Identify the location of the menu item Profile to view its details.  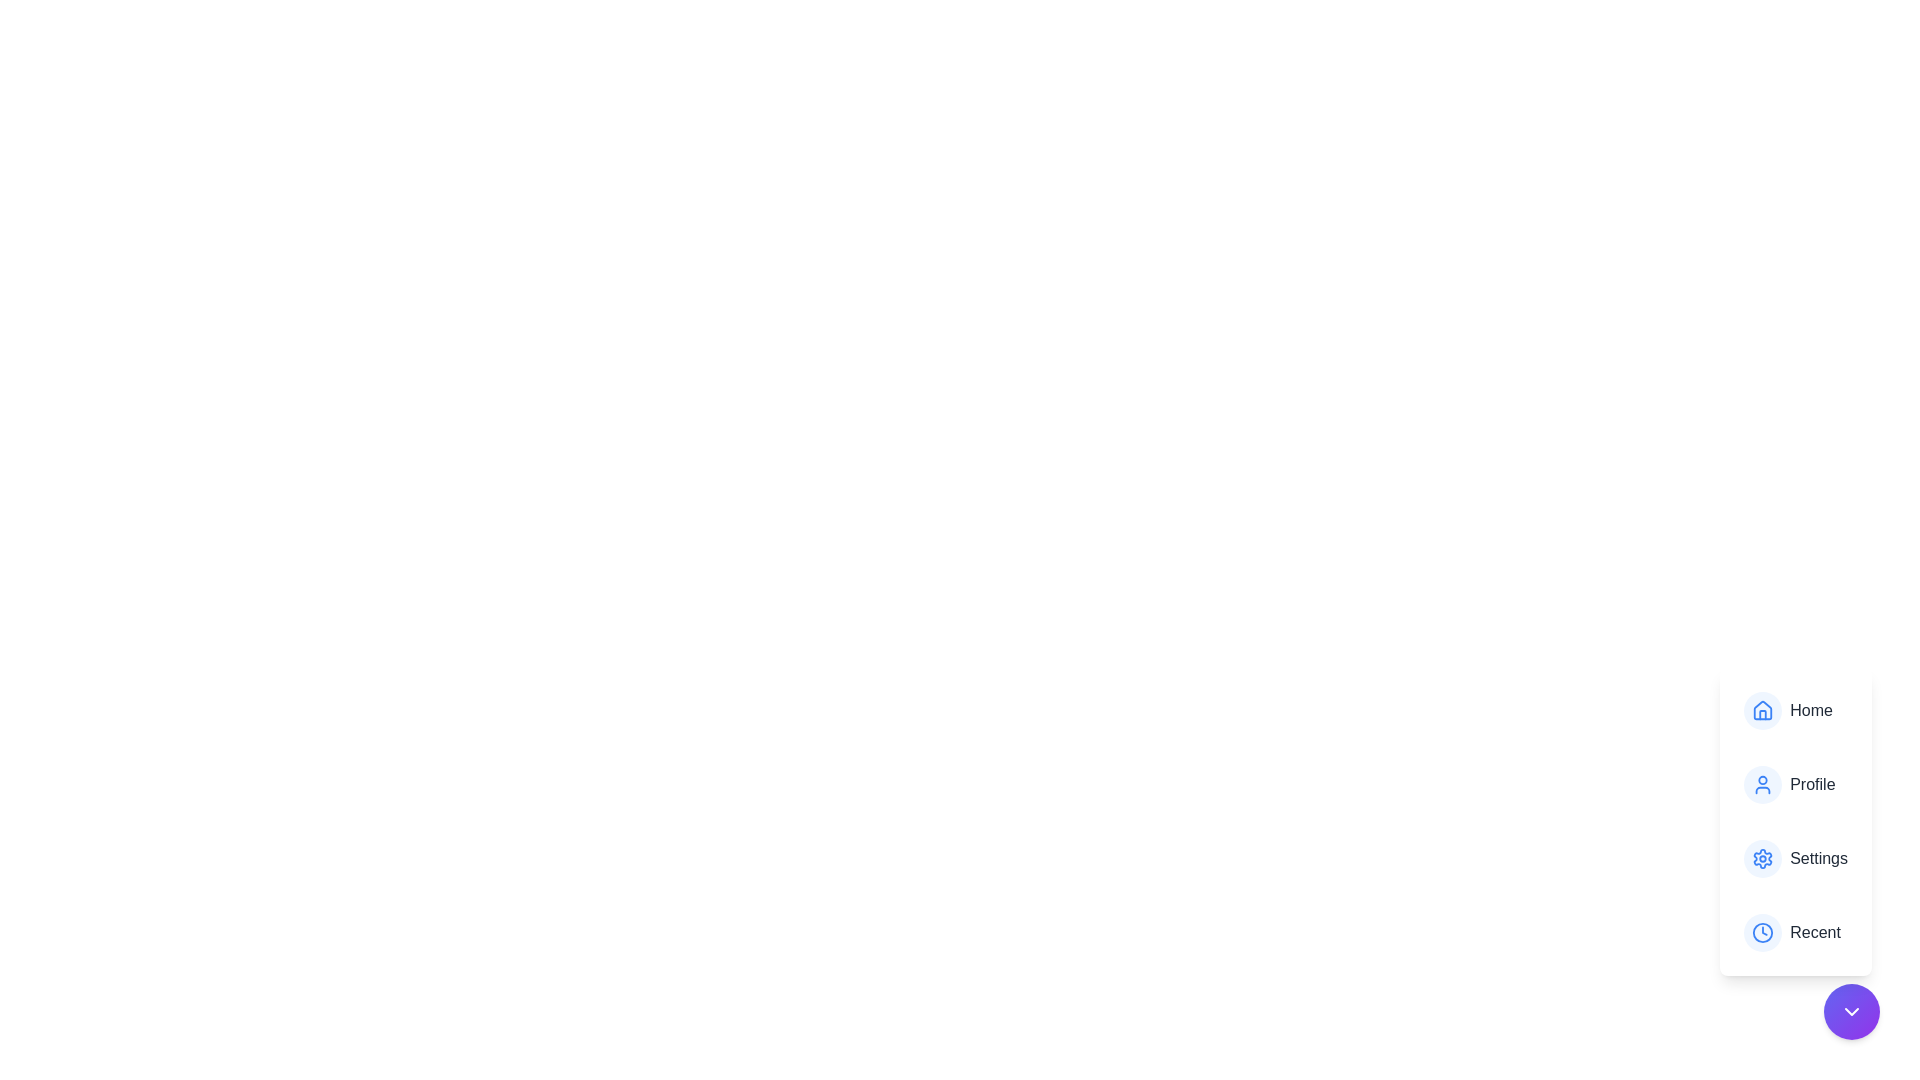
(1795, 784).